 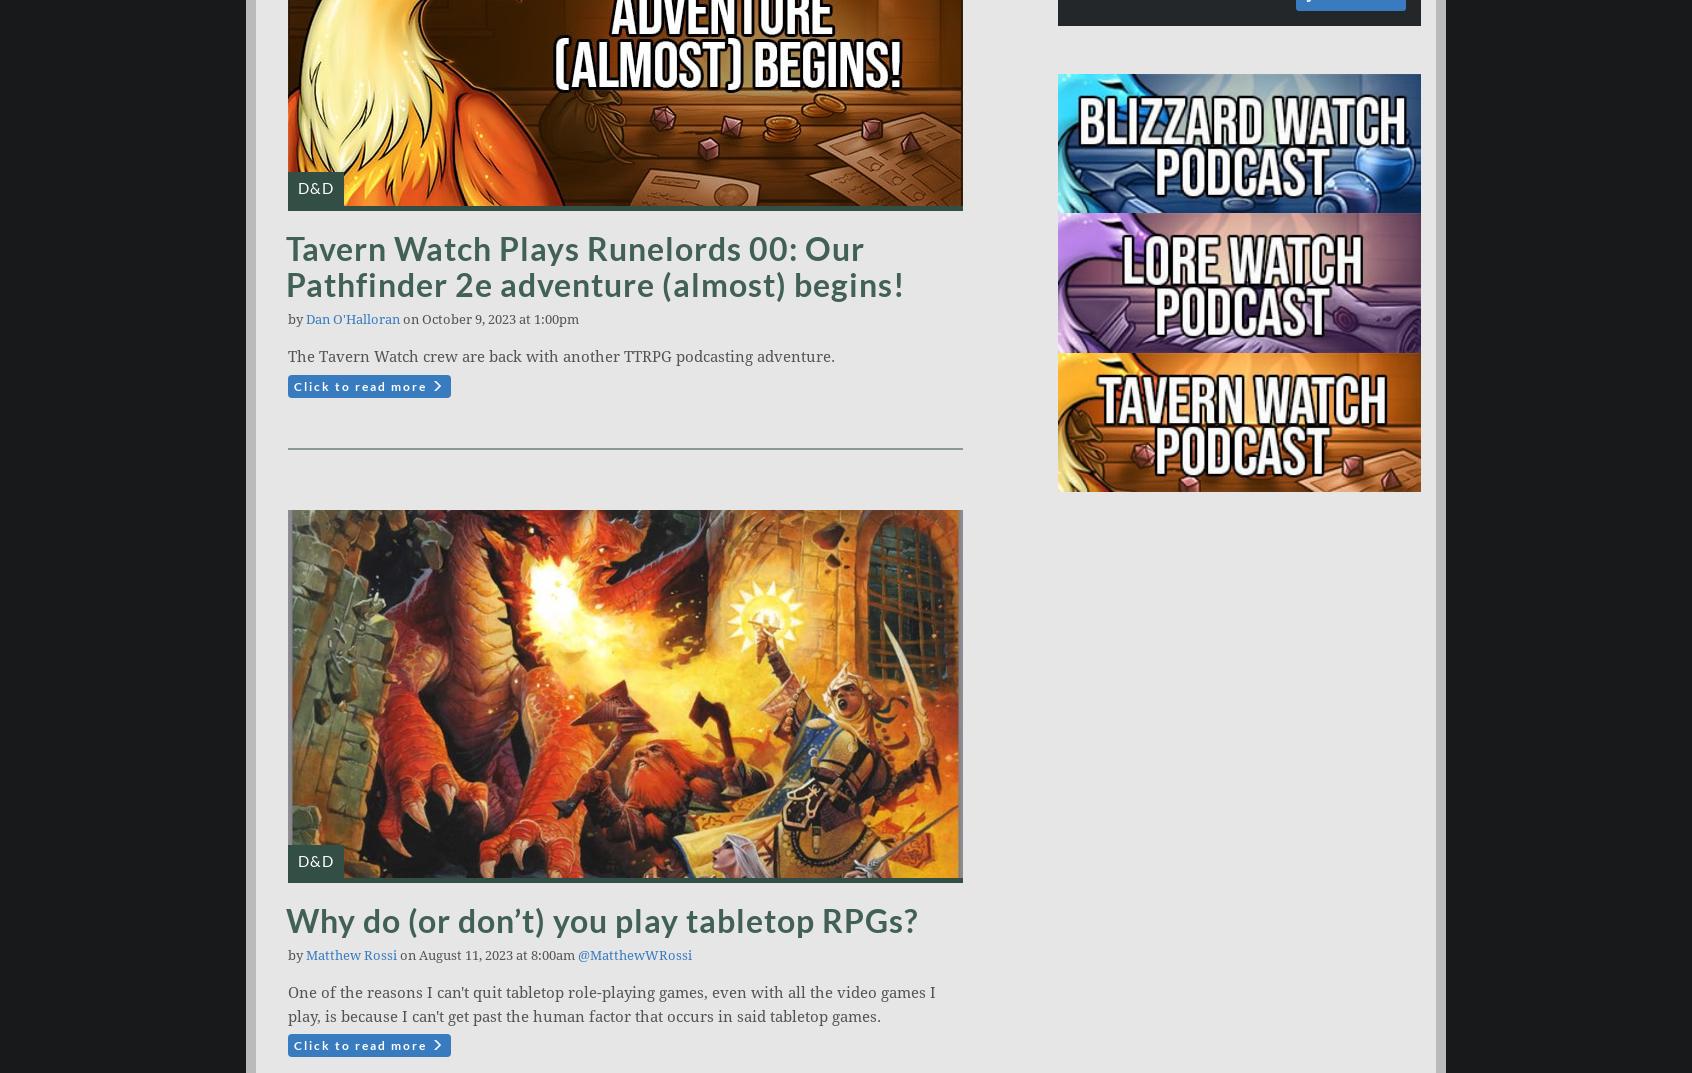 I want to click on 'One of the reasons I can't quit tabletop role-playing games, even with all the video games I play, is because I can't get past the human factor that occurs in said tabletop games.', so click(x=610, y=1003).